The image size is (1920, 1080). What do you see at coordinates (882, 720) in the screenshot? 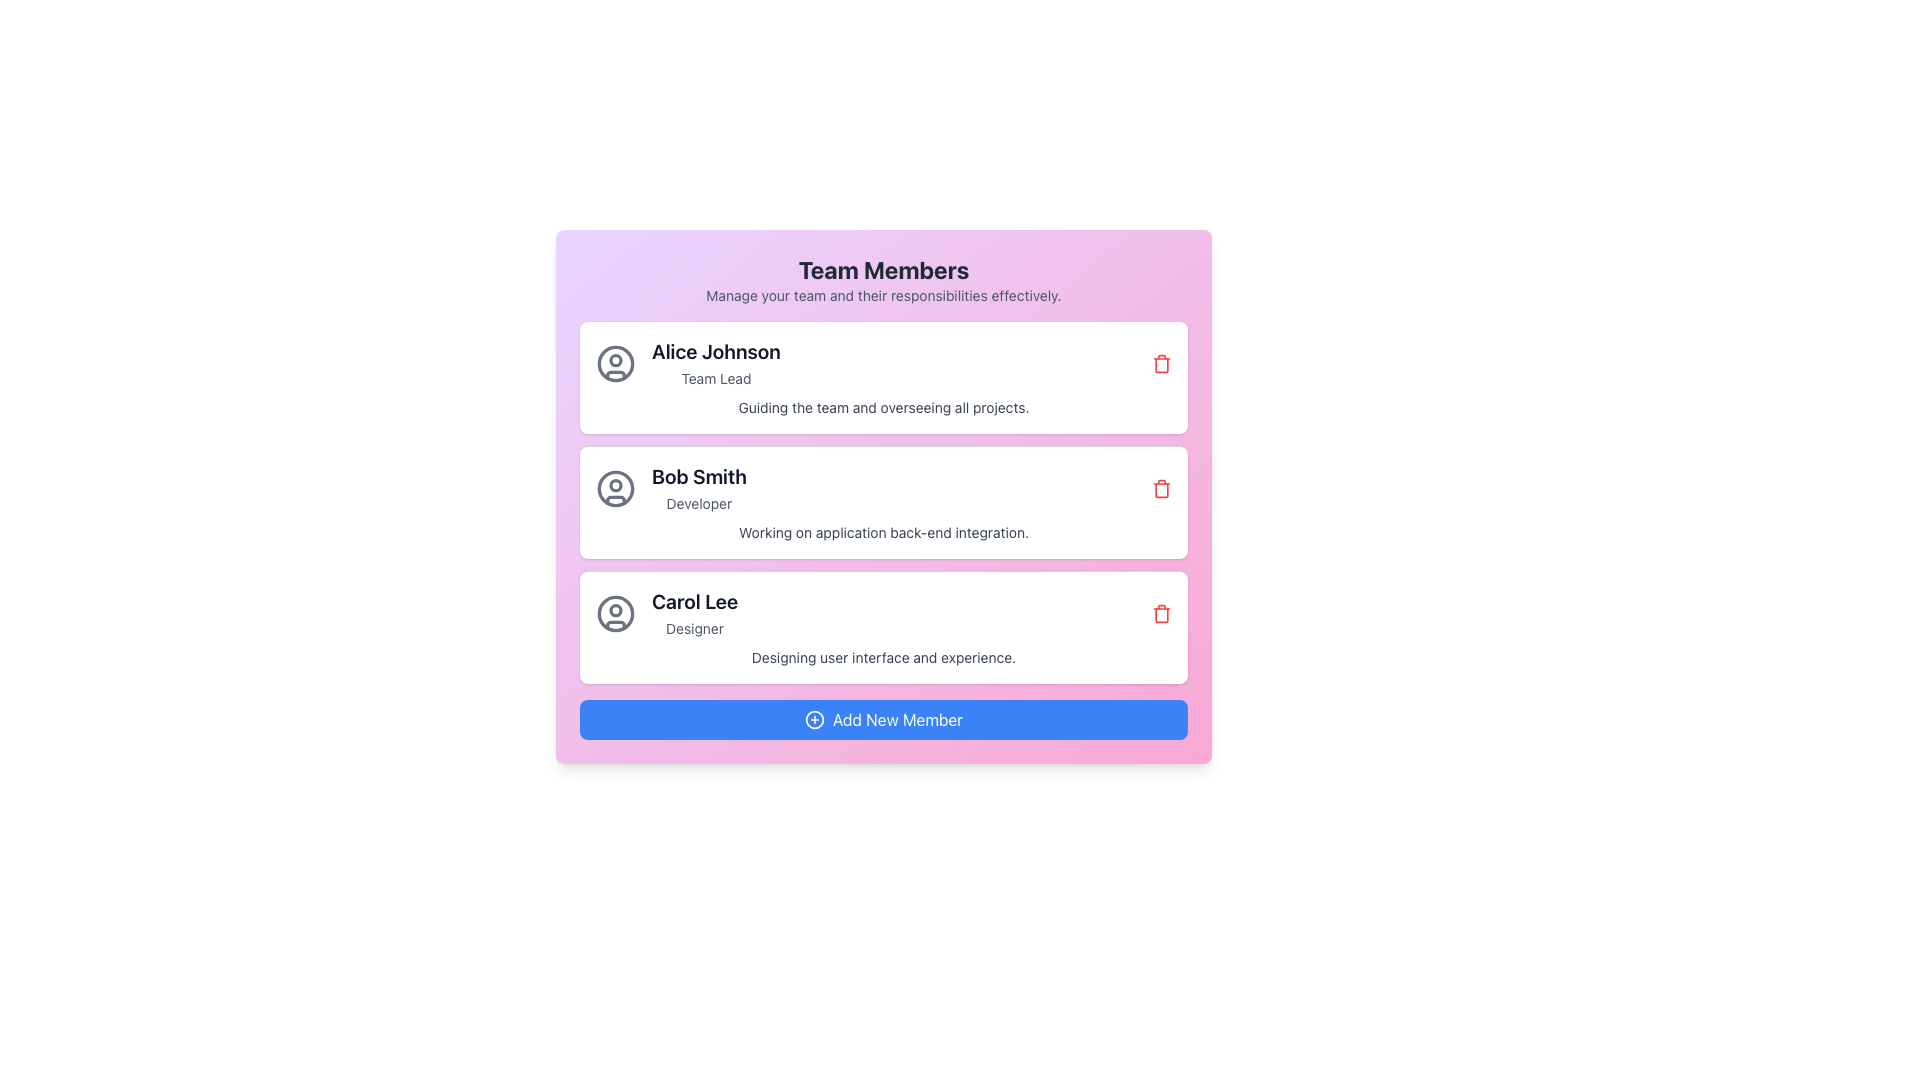
I see `the blue button labeled 'Add New Member' with a '+' icon` at bounding box center [882, 720].